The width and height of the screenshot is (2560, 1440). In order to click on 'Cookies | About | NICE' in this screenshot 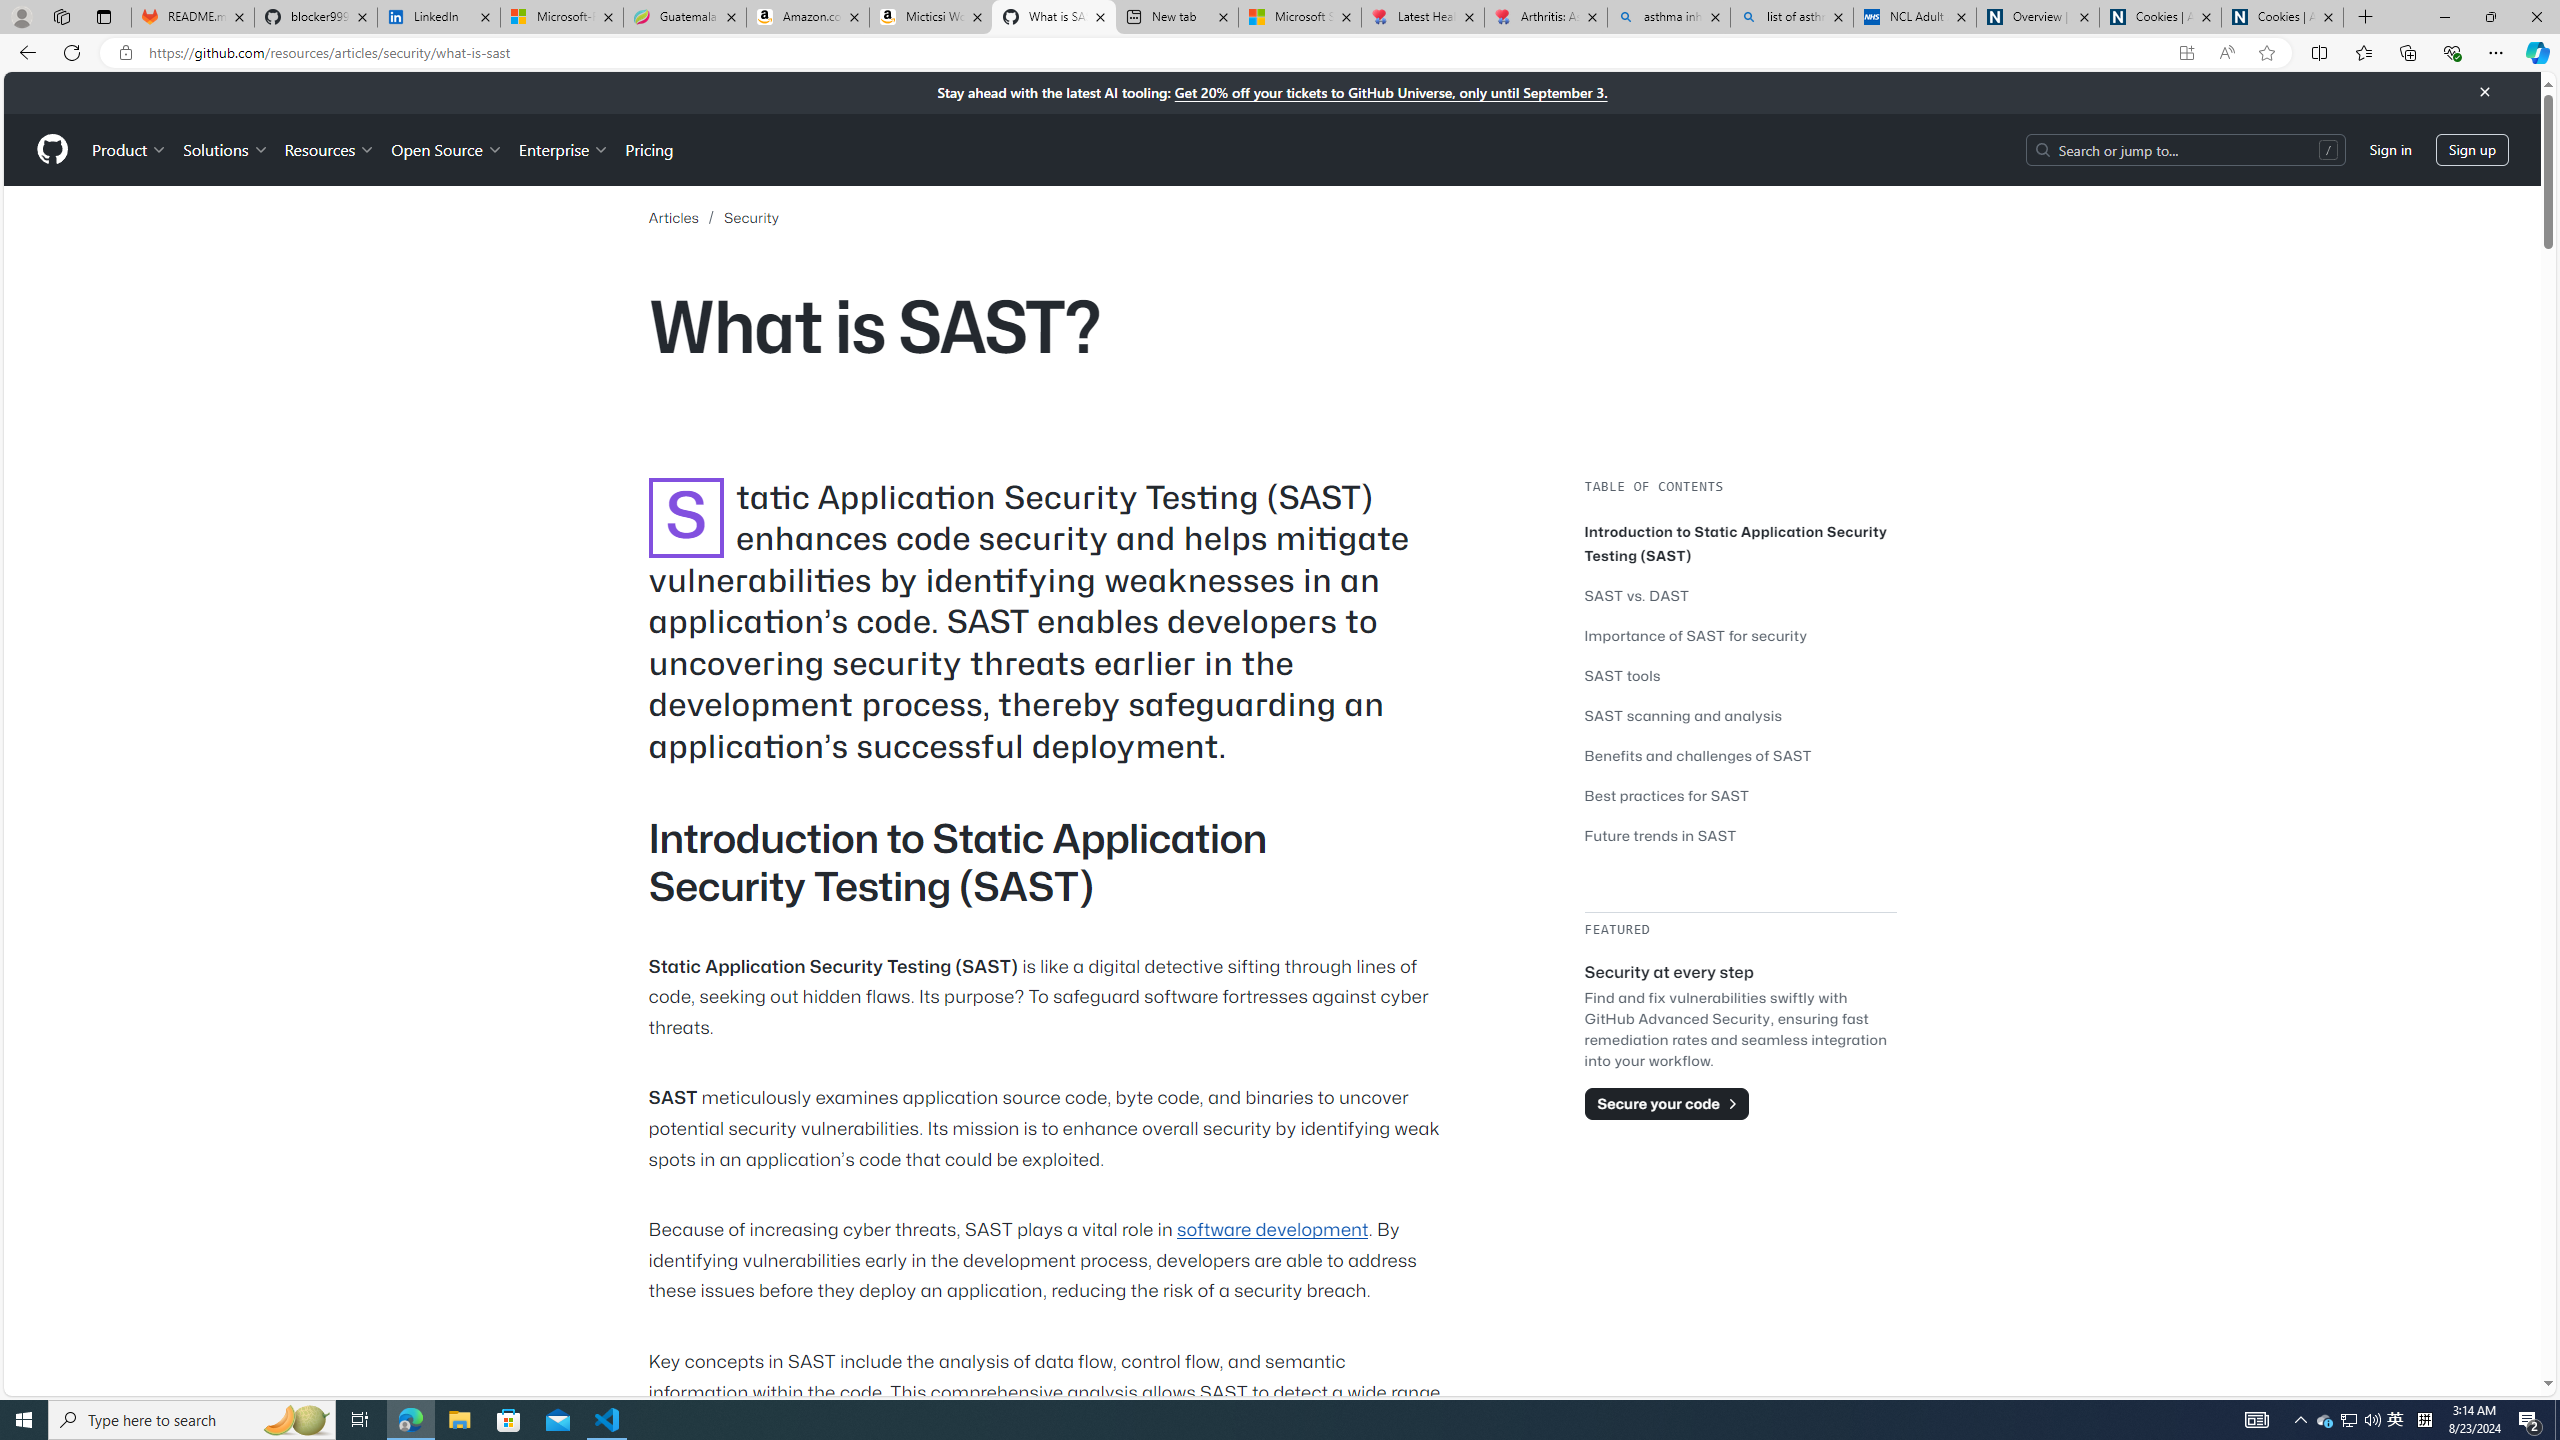, I will do `click(2282, 16)`.